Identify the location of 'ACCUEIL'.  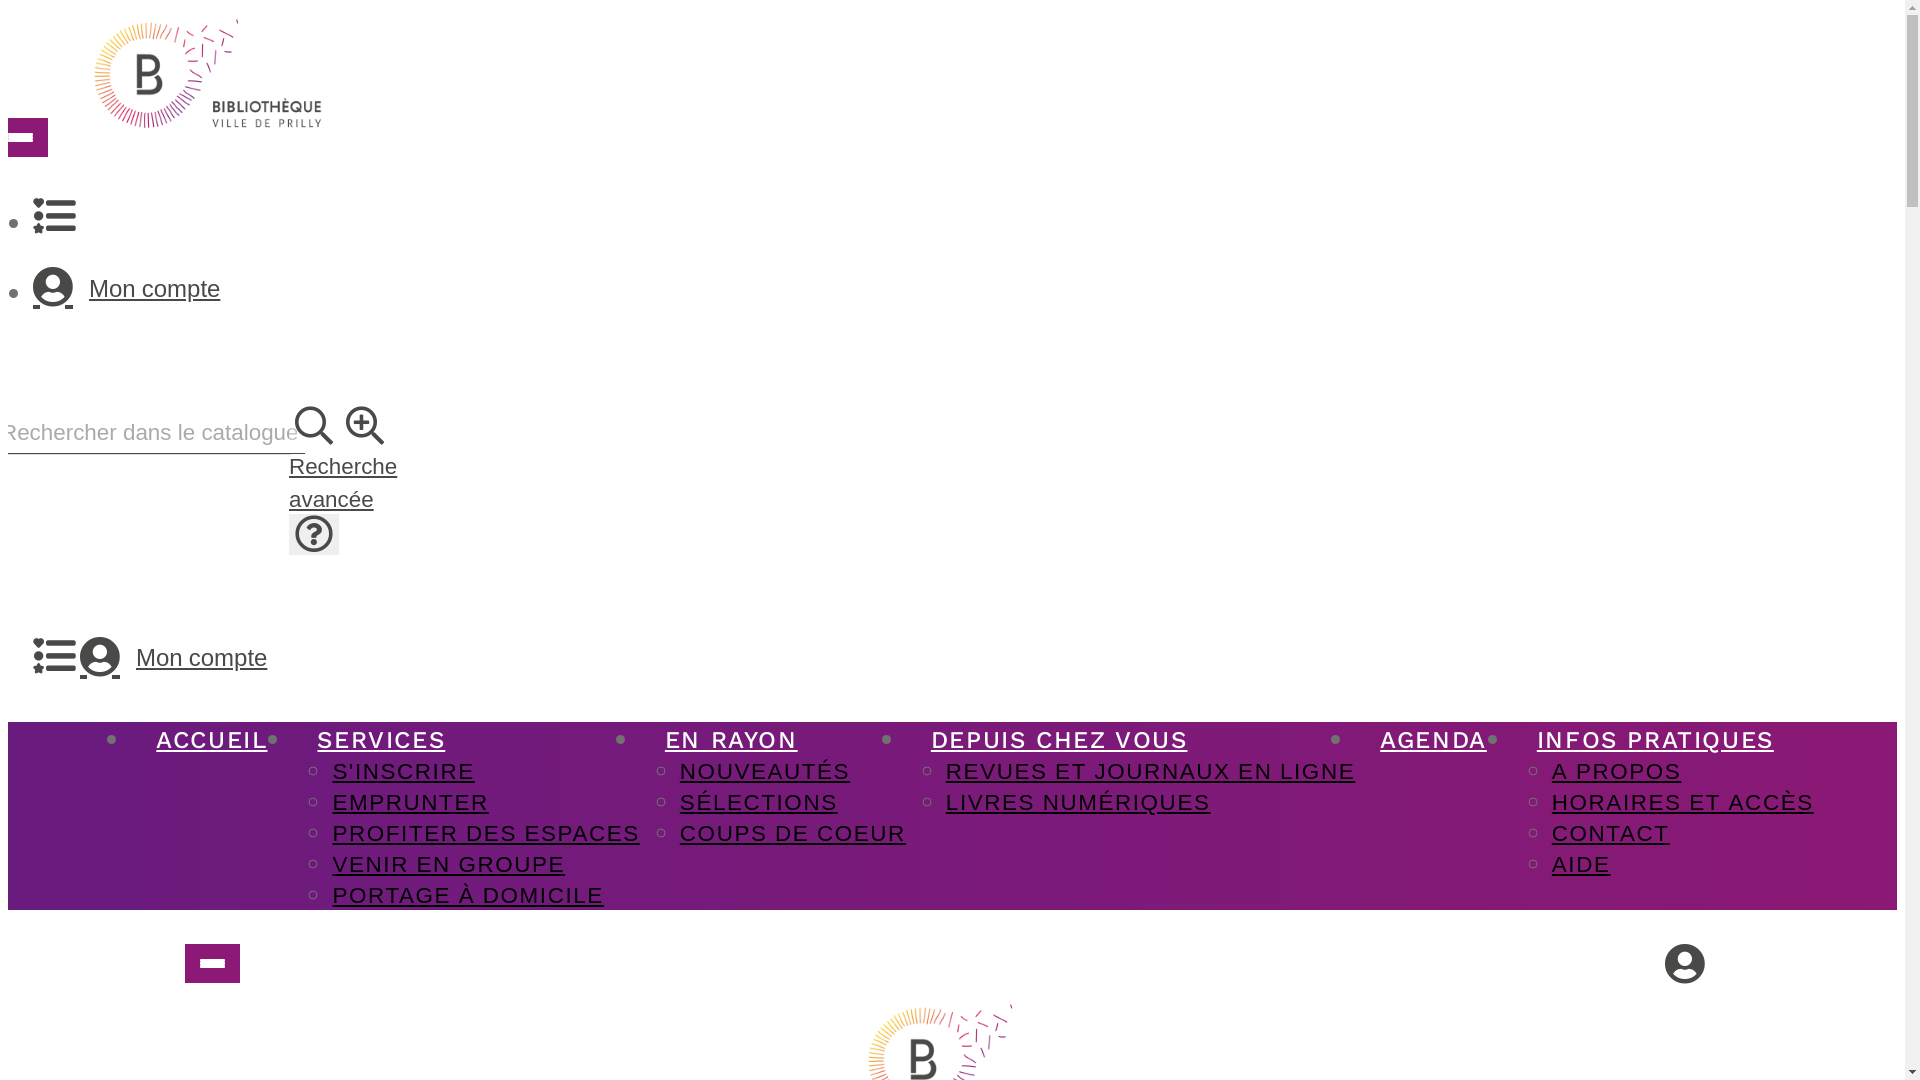
(211, 740).